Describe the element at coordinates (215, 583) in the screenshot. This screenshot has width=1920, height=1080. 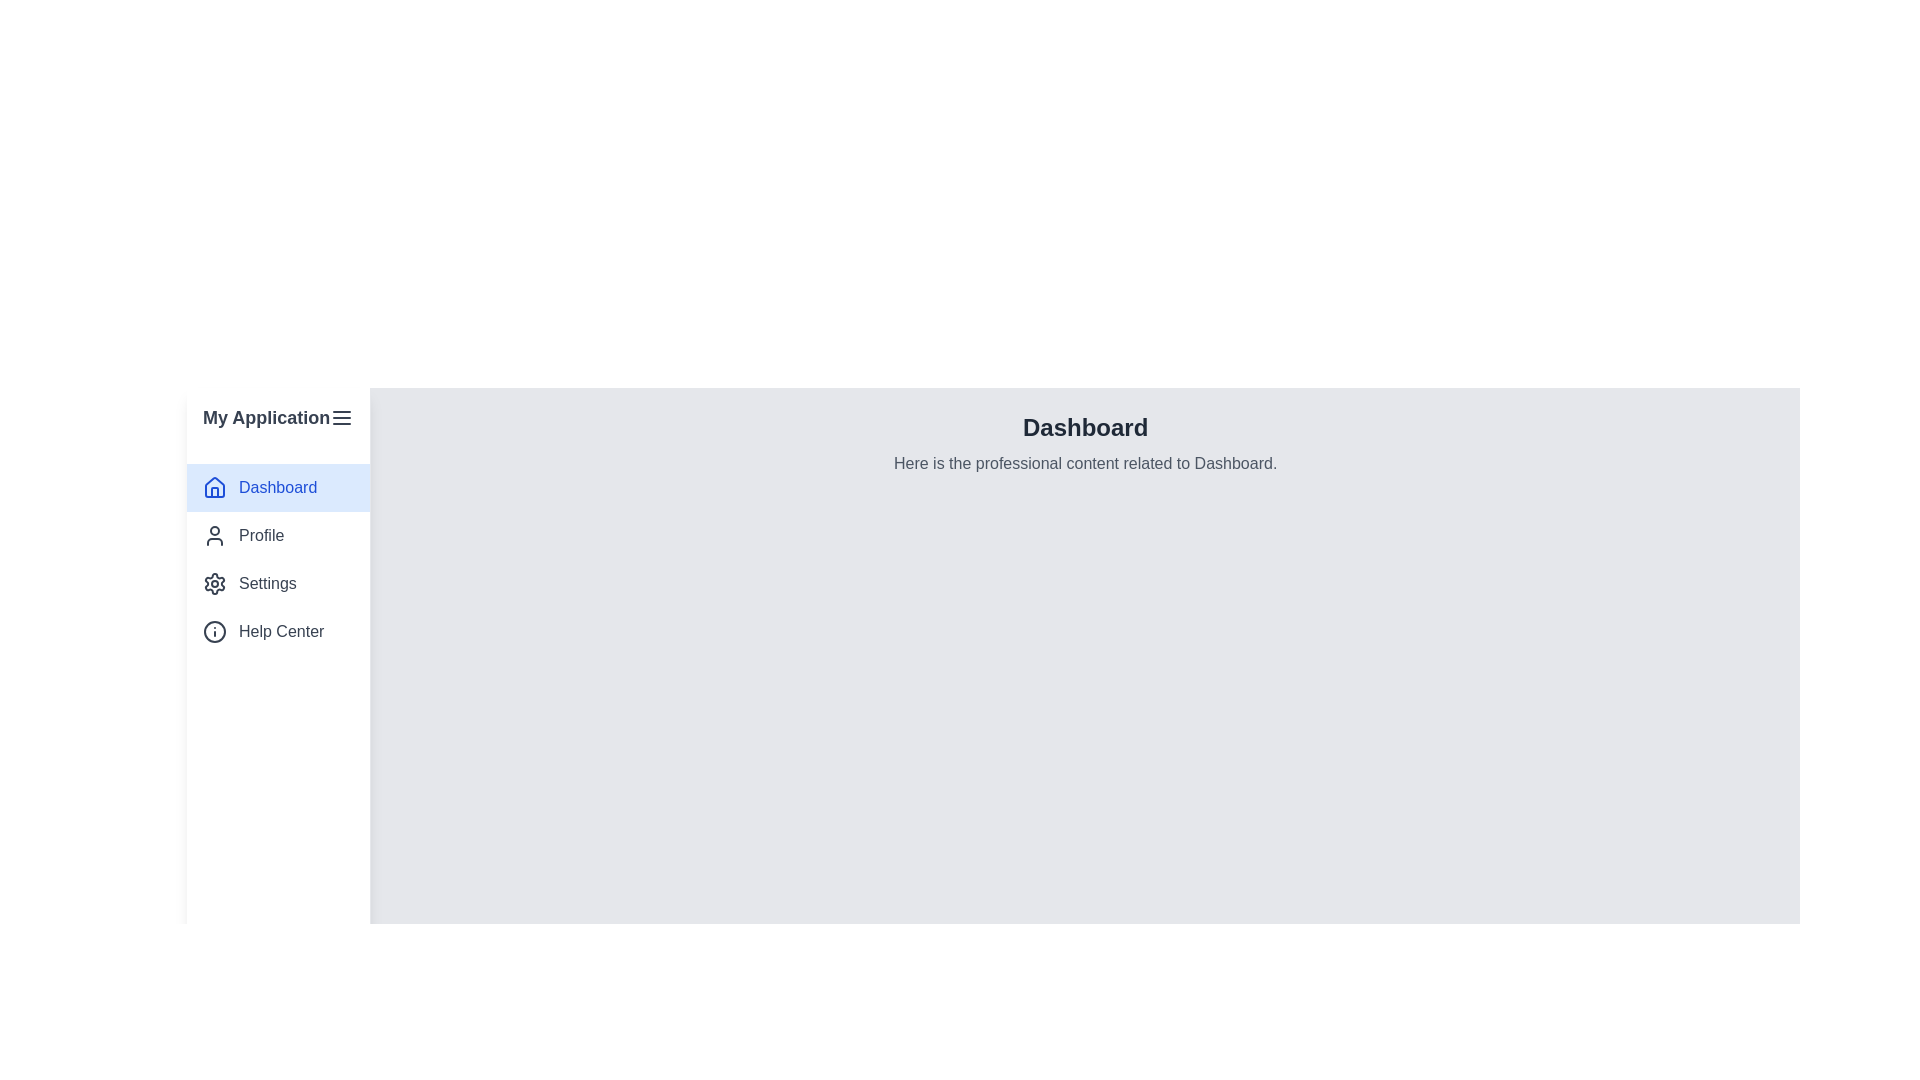
I see `the gear-shaped icon located in the navigation sidebar under the 'Settings' label` at that location.